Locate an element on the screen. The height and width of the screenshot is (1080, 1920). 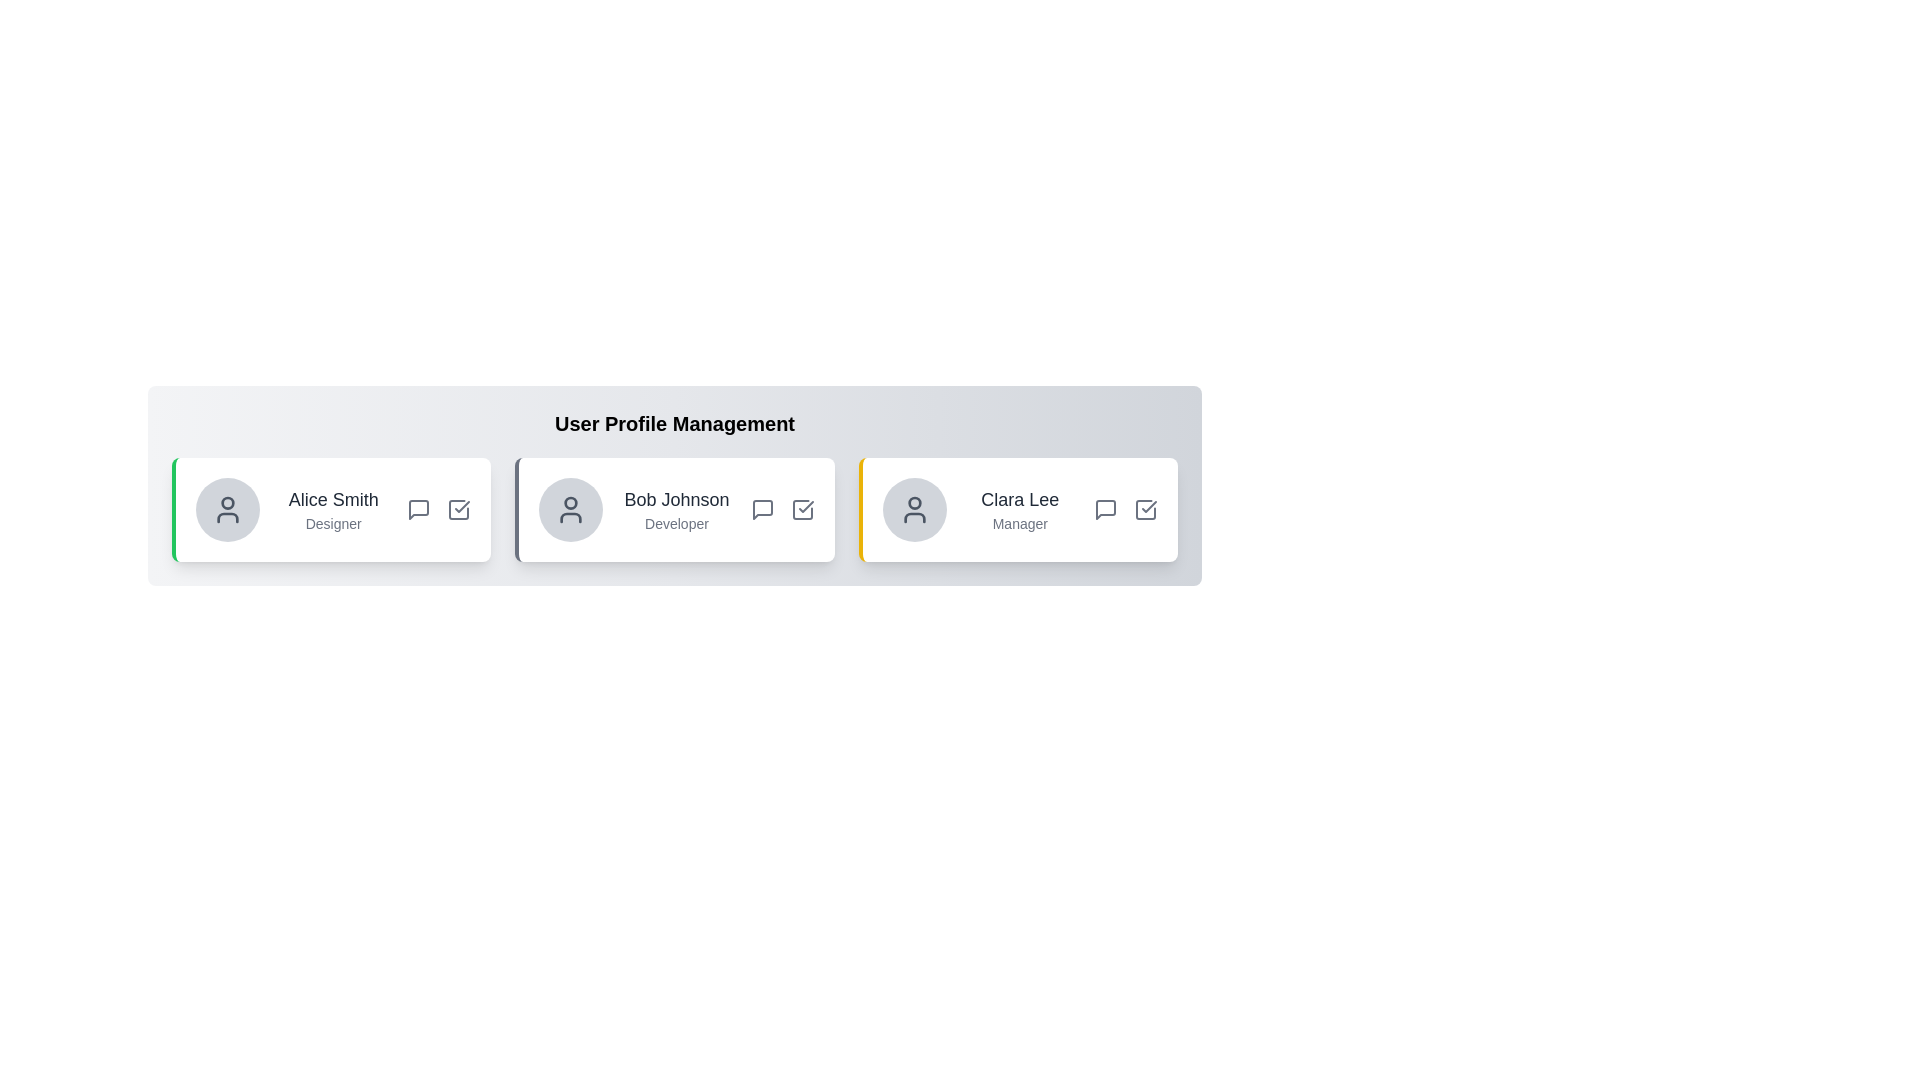
the Text label indicating the professional role 'Developer' for Bob Johnson, positioned at the bottom of the profile card is located at coordinates (676, 523).